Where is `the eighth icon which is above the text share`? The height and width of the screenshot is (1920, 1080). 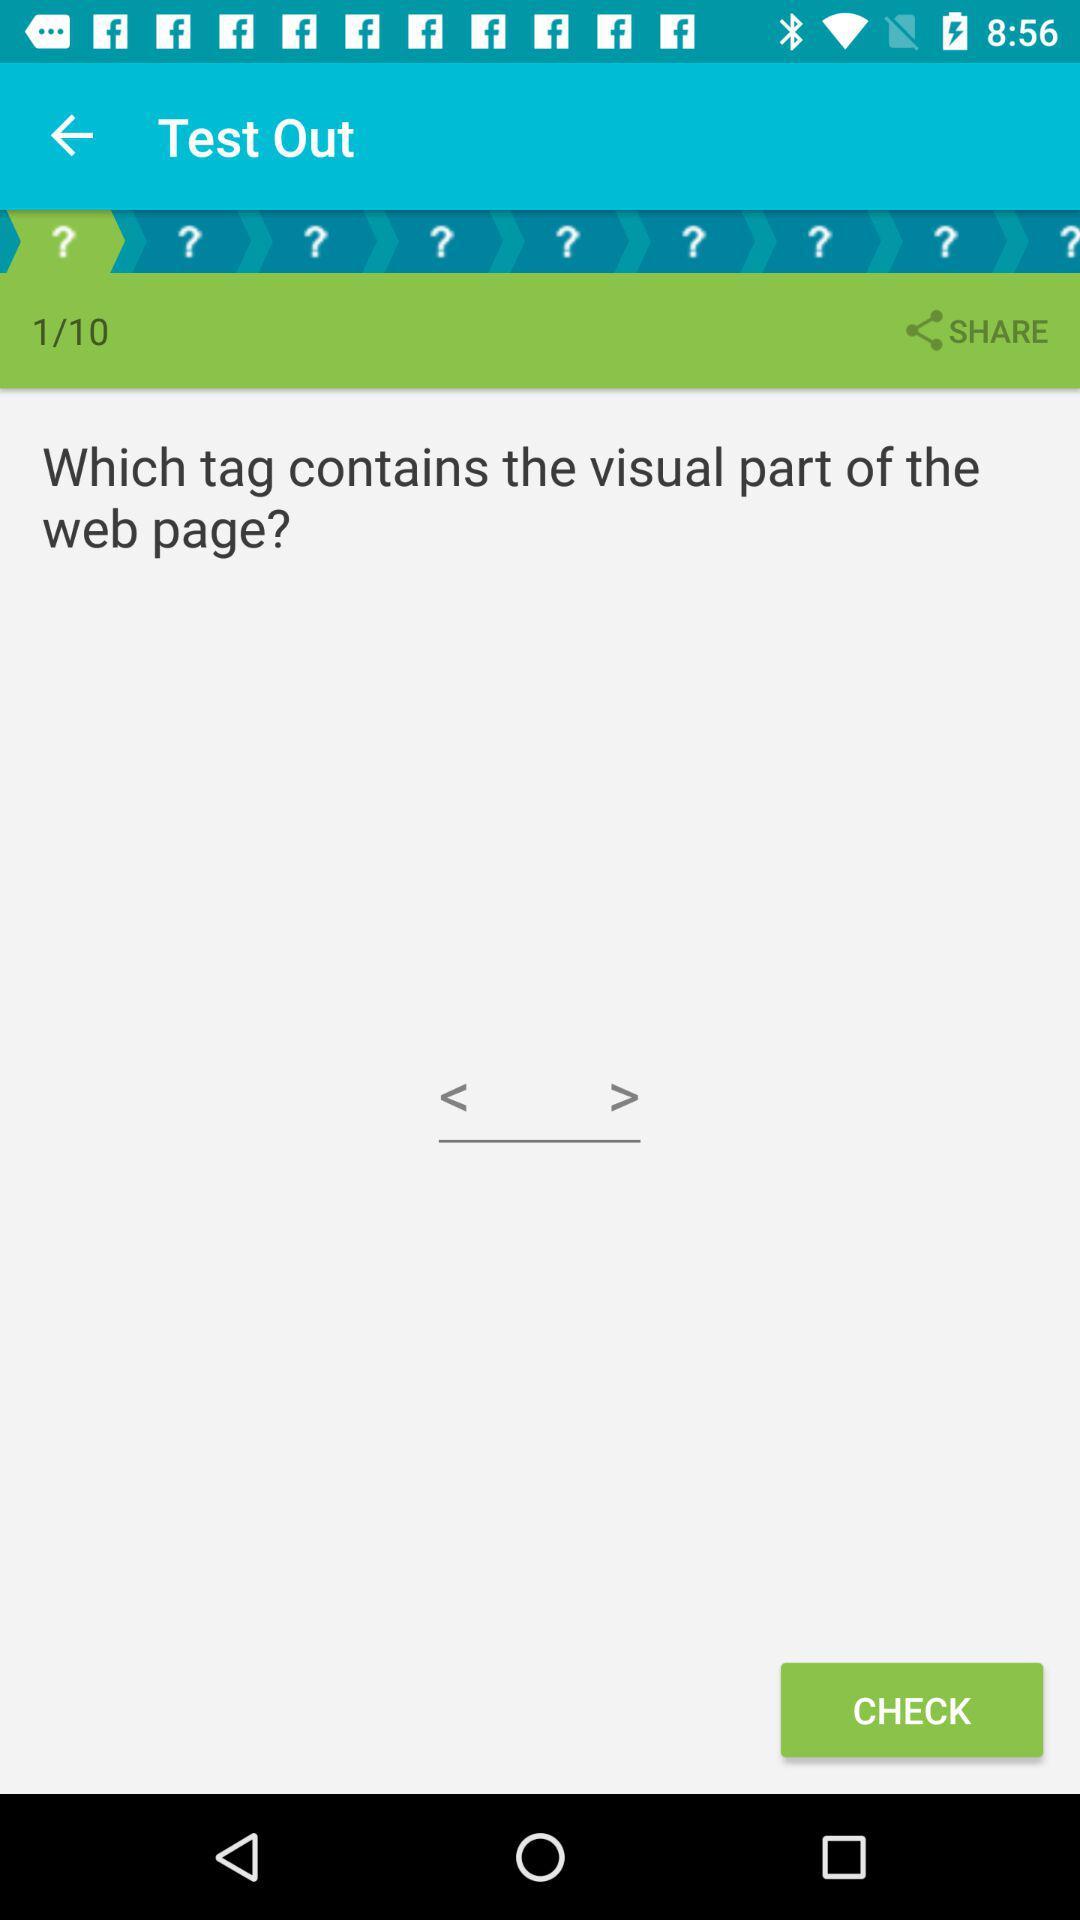
the eighth icon which is above the text share is located at coordinates (945, 240).